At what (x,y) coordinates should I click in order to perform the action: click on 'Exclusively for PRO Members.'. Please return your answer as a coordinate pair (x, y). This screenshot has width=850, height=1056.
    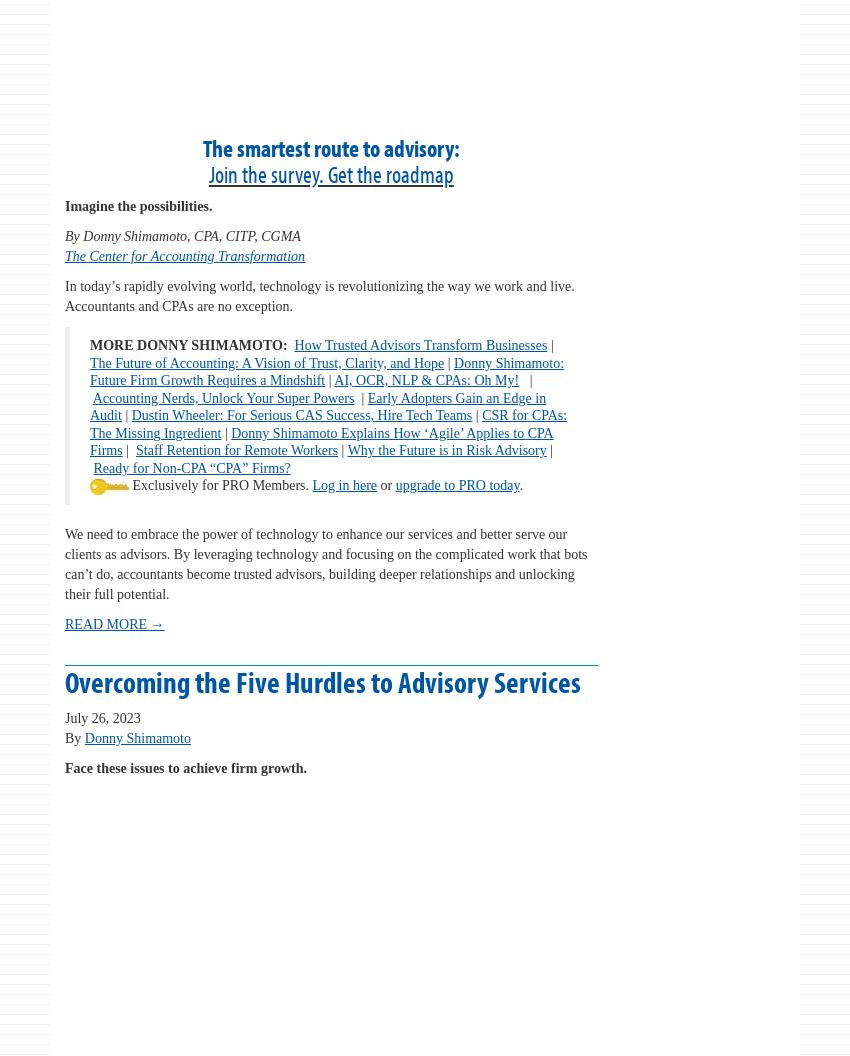
    Looking at the image, I should click on (220, 484).